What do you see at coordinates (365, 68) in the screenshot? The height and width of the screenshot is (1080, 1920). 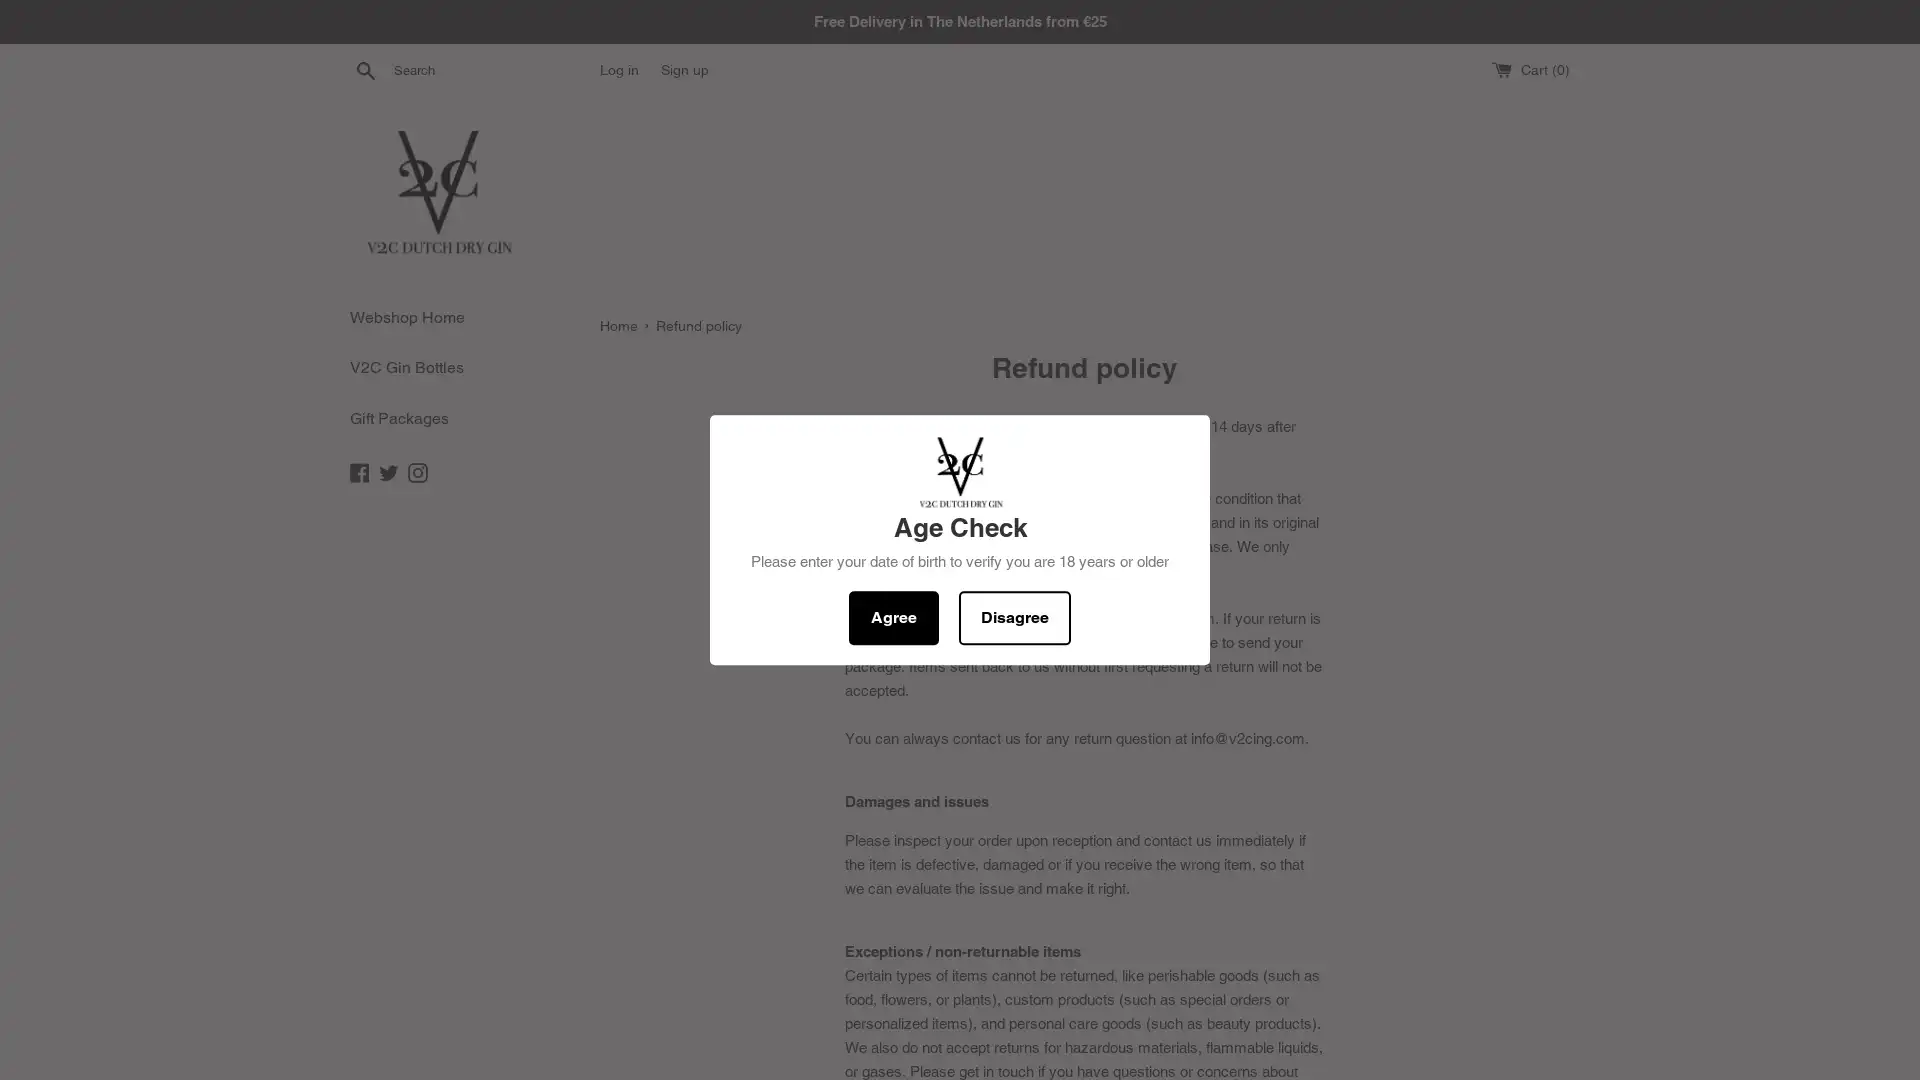 I see `Search` at bounding box center [365, 68].